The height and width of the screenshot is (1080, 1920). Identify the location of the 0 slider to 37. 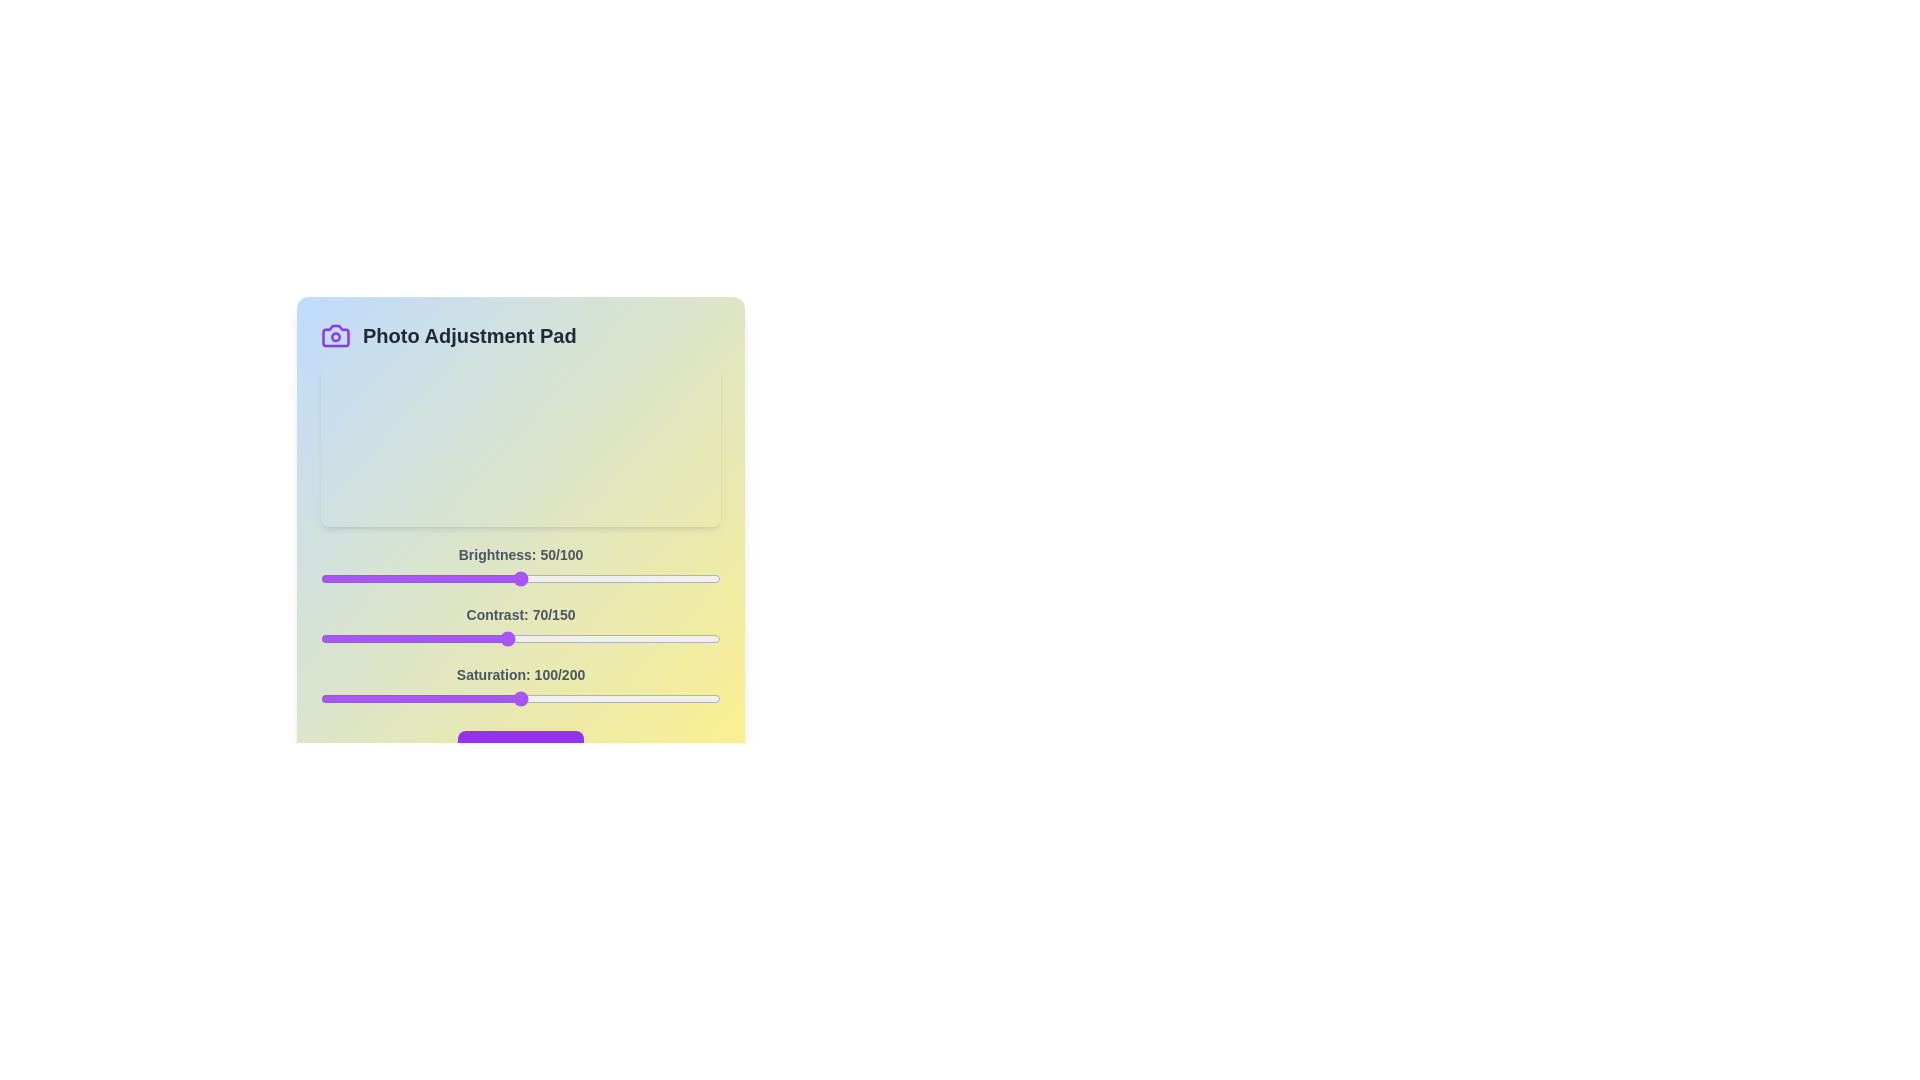
(468, 578).